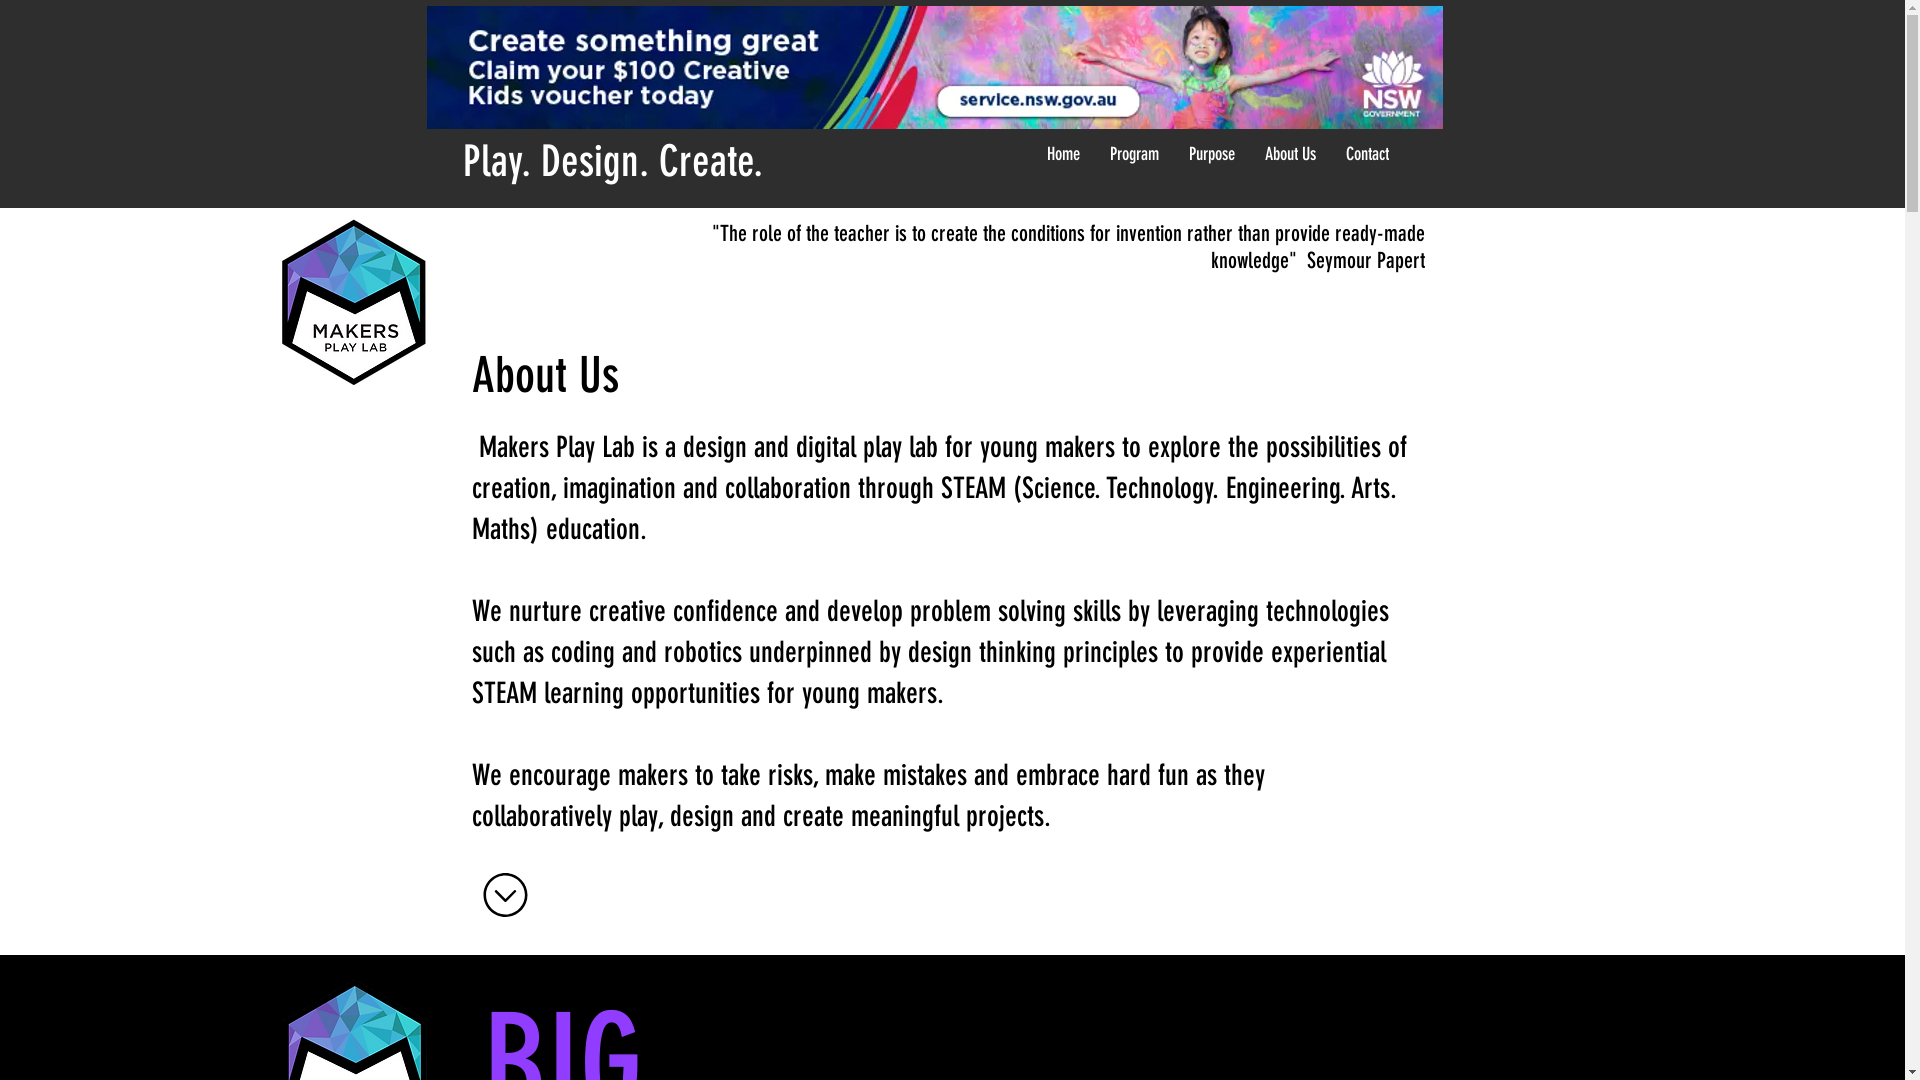 The height and width of the screenshot is (1080, 1920). I want to click on 'Program', so click(1133, 153).